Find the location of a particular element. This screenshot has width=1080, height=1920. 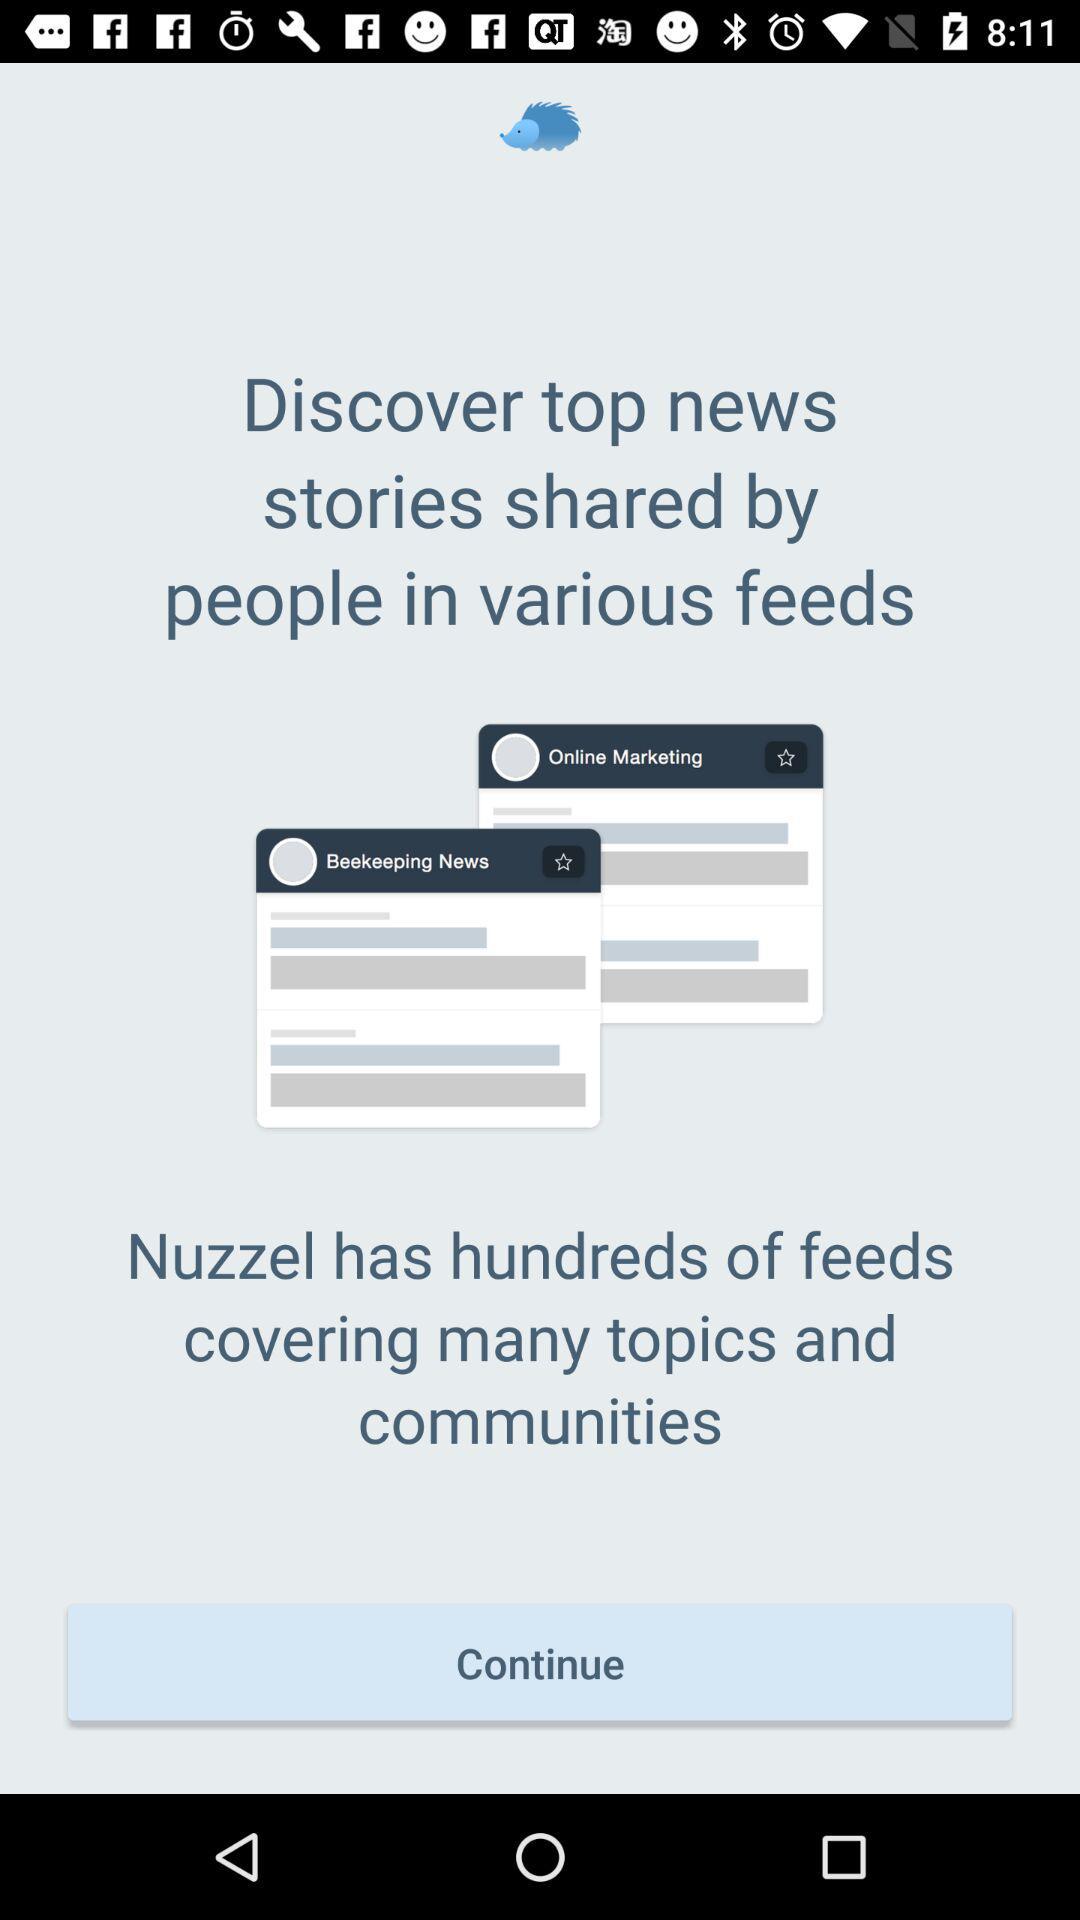

the continue is located at coordinates (540, 1662).